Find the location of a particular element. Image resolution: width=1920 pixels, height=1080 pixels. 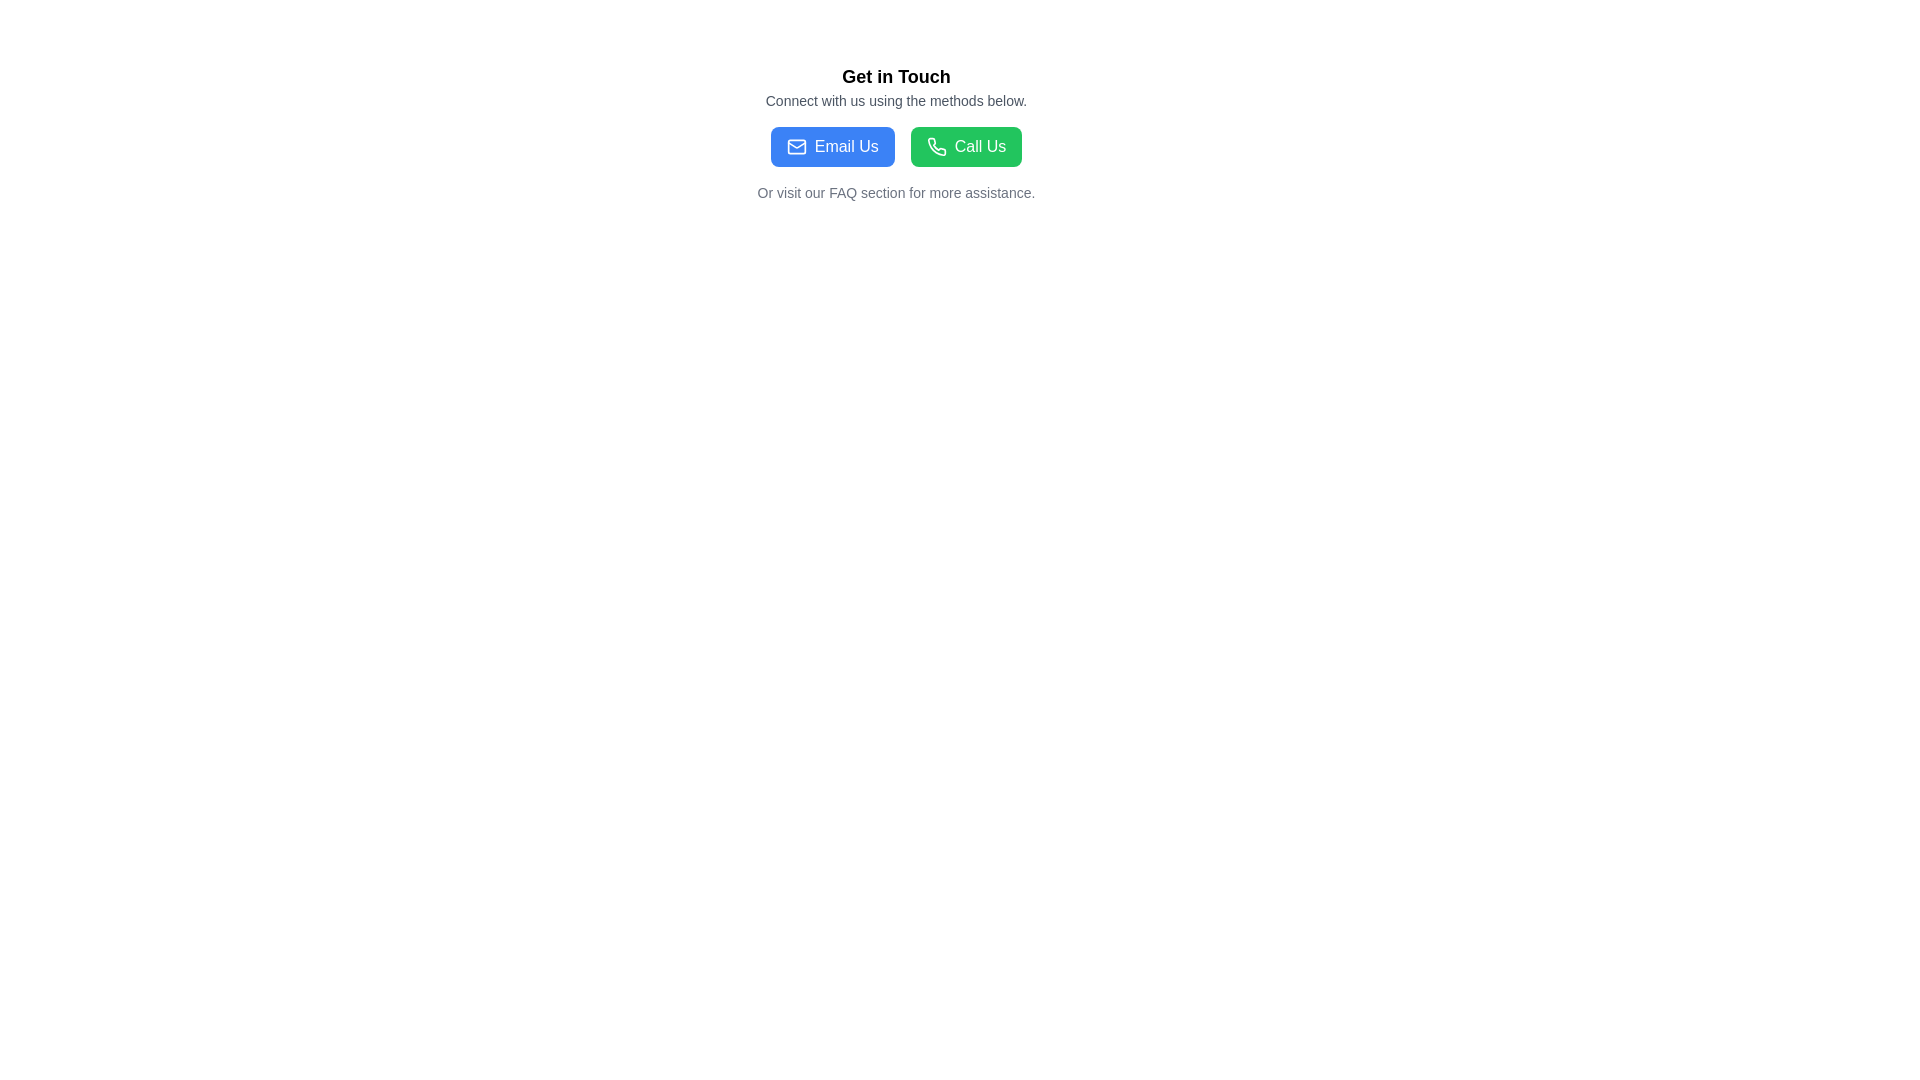

the 'Email Us' button, which has a blue background, white text, and an envelope icon, to initiate an email is located at coordinates (832, 145).